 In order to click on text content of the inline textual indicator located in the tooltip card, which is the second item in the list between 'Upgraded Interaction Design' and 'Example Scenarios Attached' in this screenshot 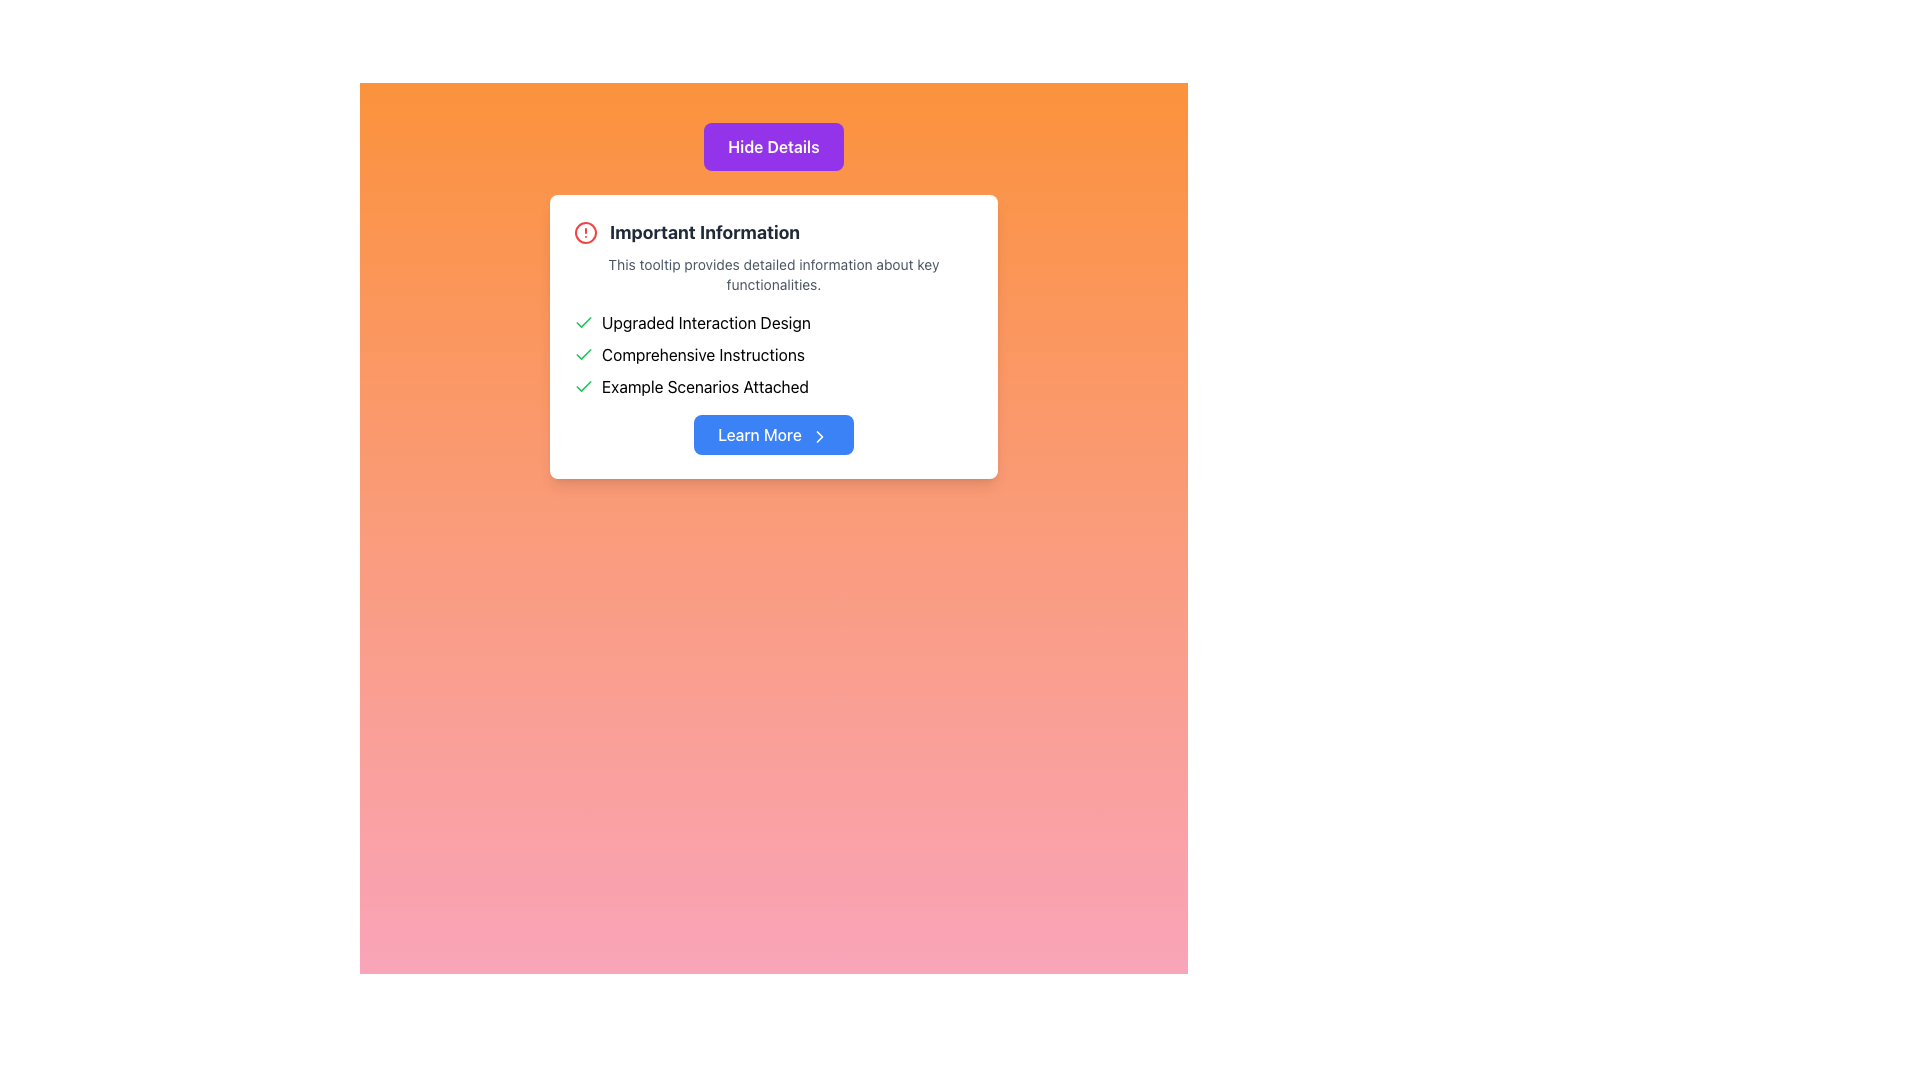, I will do `click(772, 353)`.